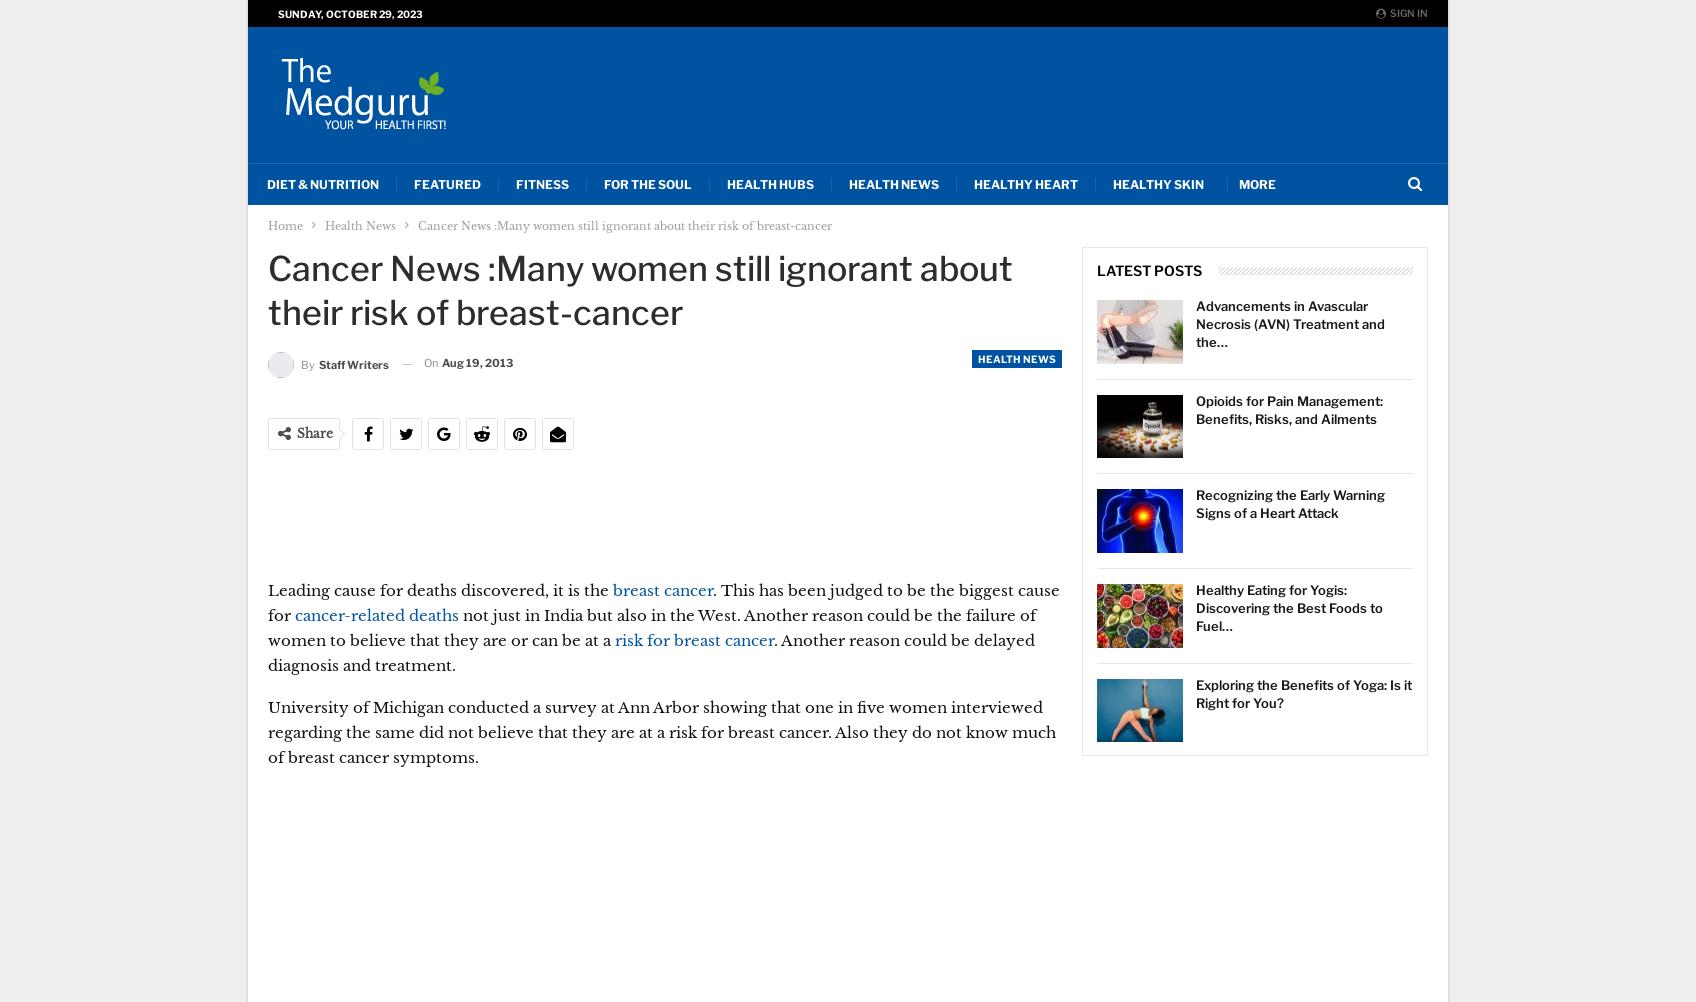 The height and width of the screenshot is (1002, 1696). What do you see at coordinates (1304, 692) in the screenshot?
I see `'Exploring the Benefits of Yoga: Is it Right for You?'` at bounding box center [1304, 692].